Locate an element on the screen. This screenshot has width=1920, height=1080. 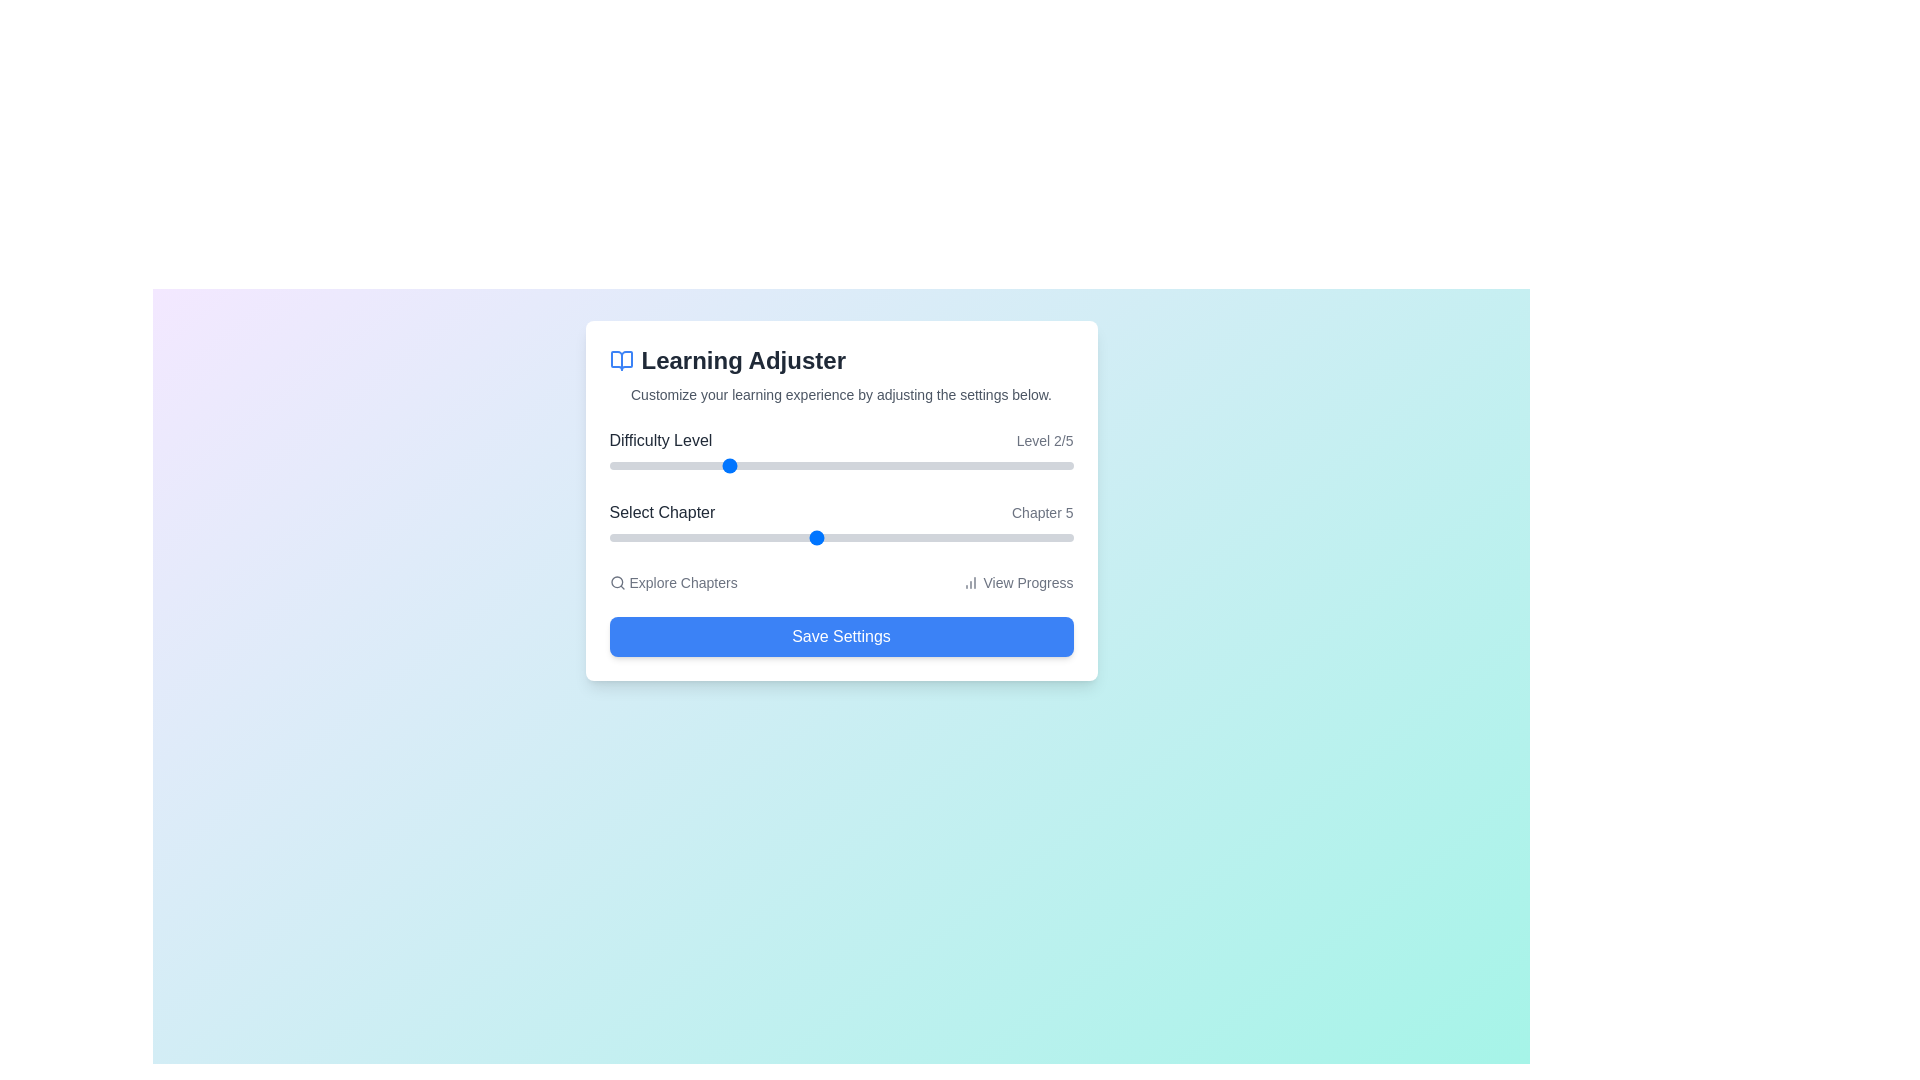
the 'Chapter 5' text label, which is styled in gray with a small font size and is positioned within the 'Select Chapter' section is located at coordinates (1041, 512).